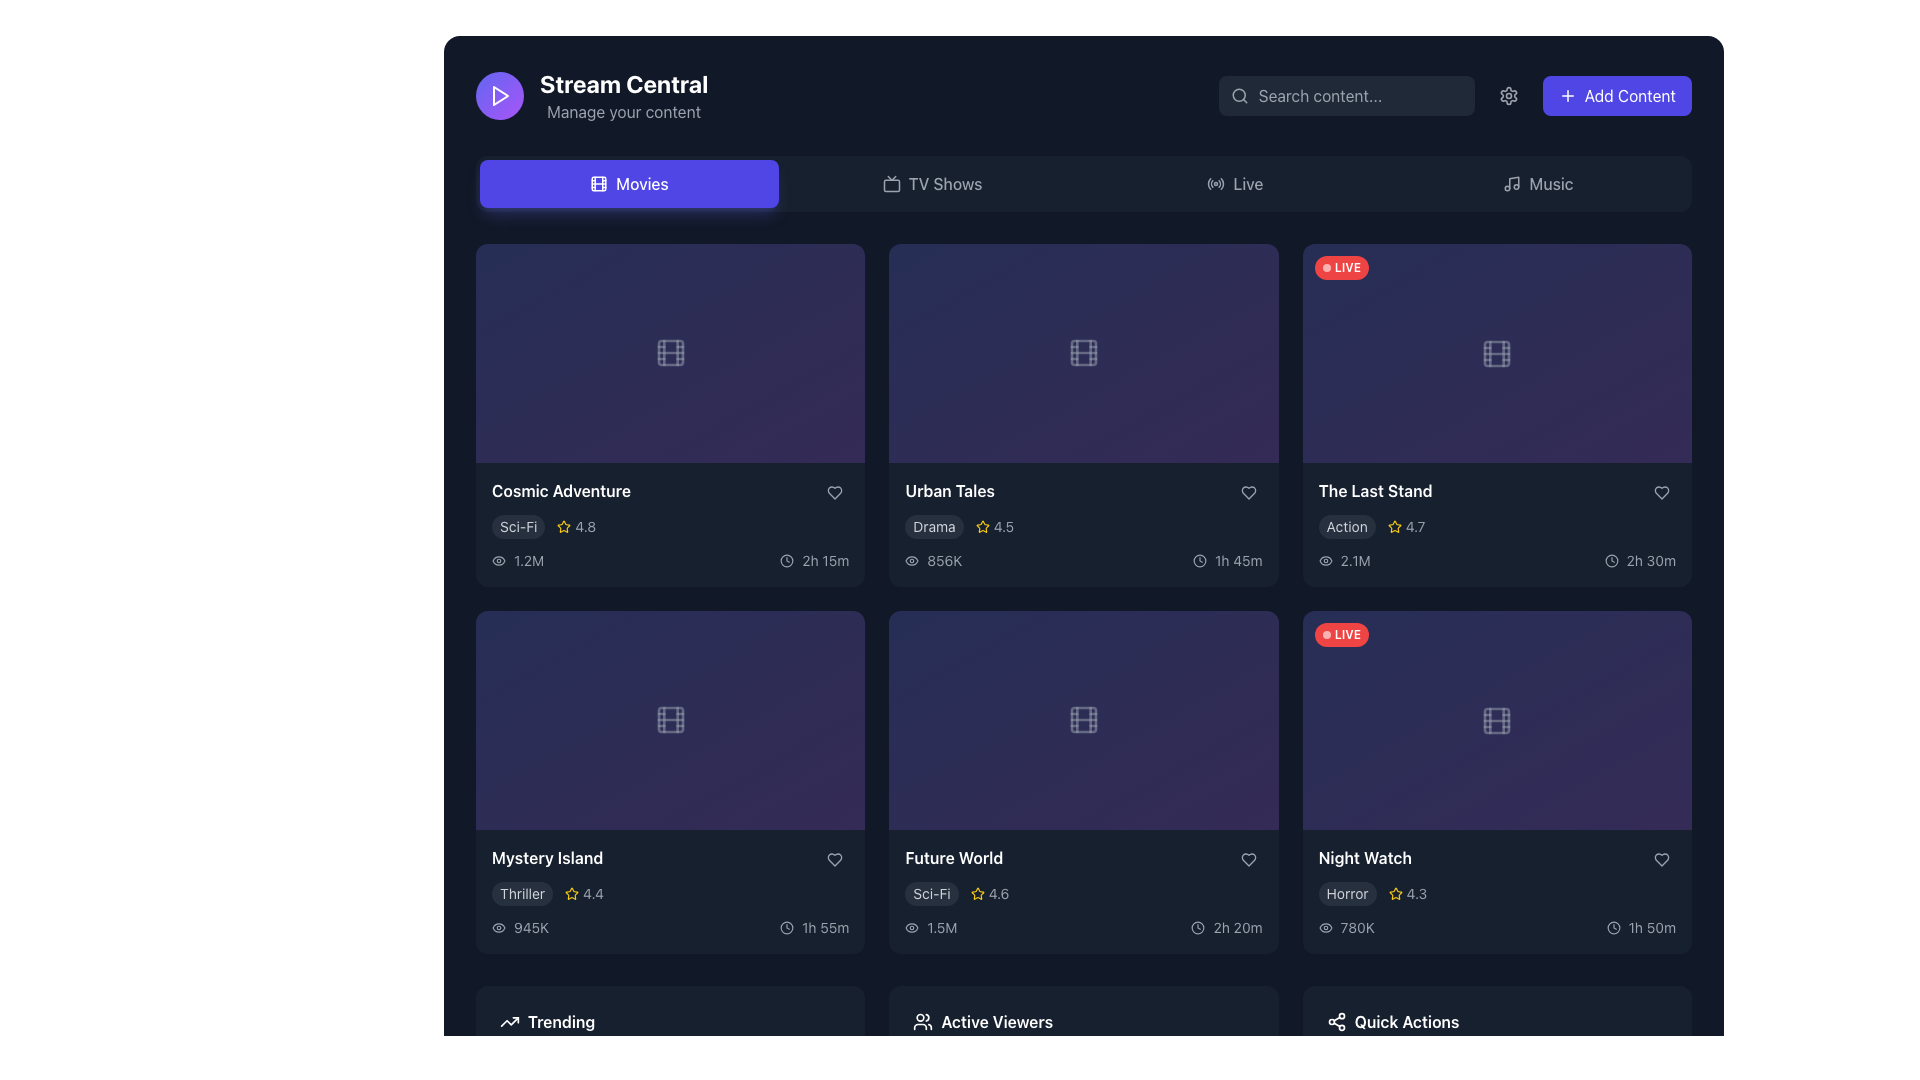 This screenshot has height=1080, width=1920. What do you see at coordinates (1394, 892) in the screenshot?
I see `the yellow star icon indicating a rating next to the text '4.3' for the movie 'Night Watch'` at bounding box center [1394, 892].